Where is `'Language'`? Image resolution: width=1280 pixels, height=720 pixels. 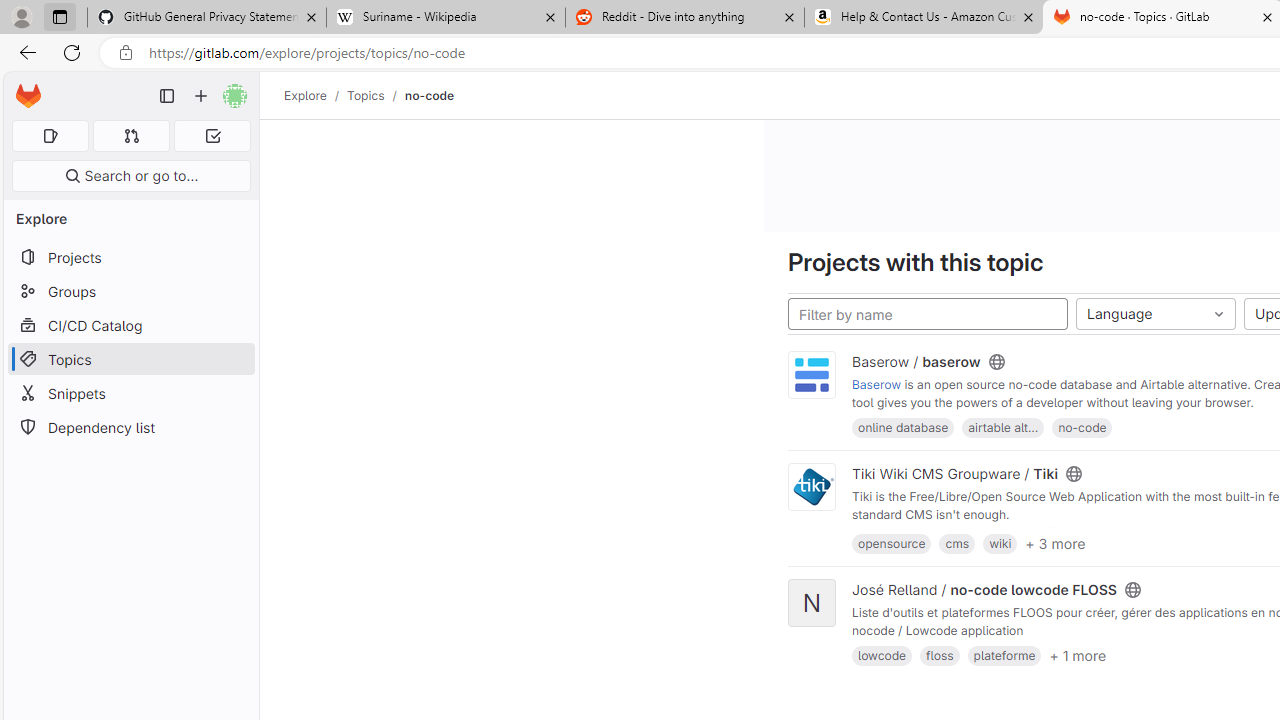
'Language' is located at coordinates (1156, 314).